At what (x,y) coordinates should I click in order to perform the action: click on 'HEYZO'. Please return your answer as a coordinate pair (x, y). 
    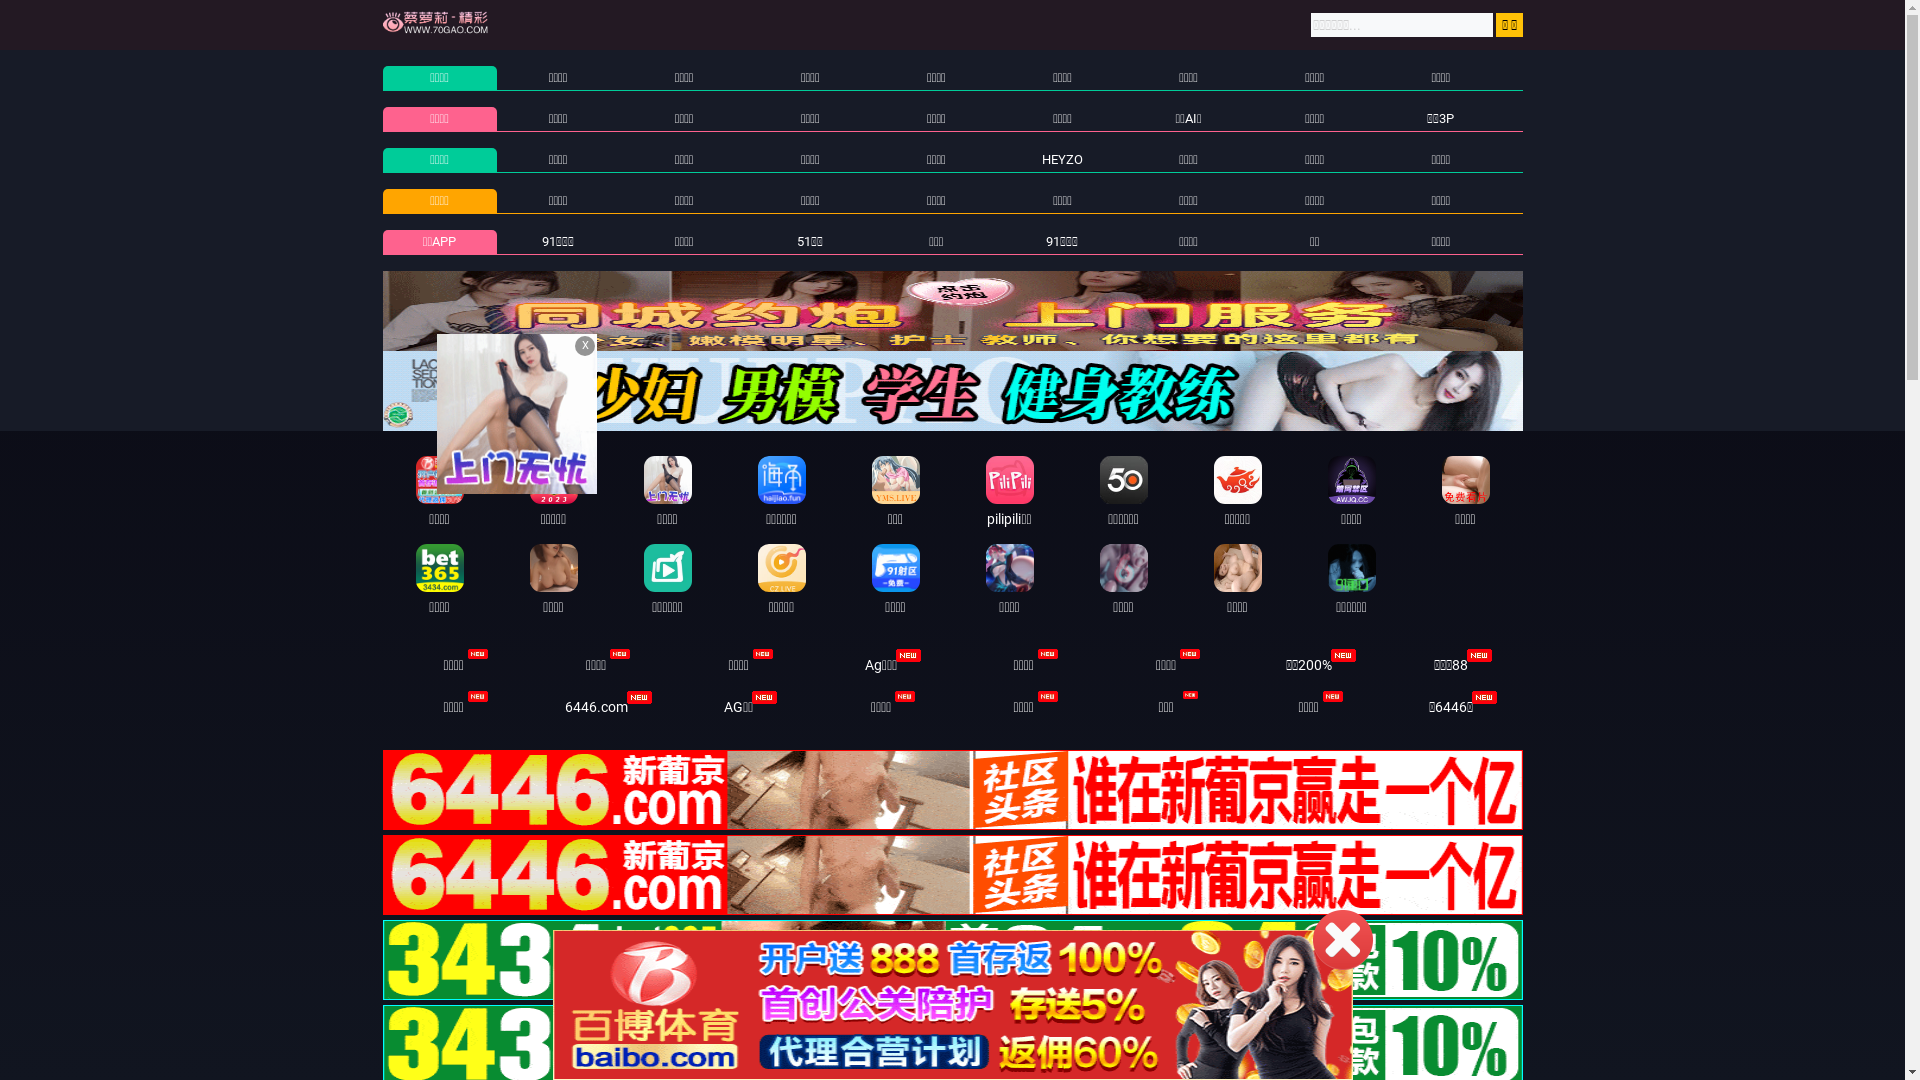
    Looking at the image, I should click on (1040, 158).